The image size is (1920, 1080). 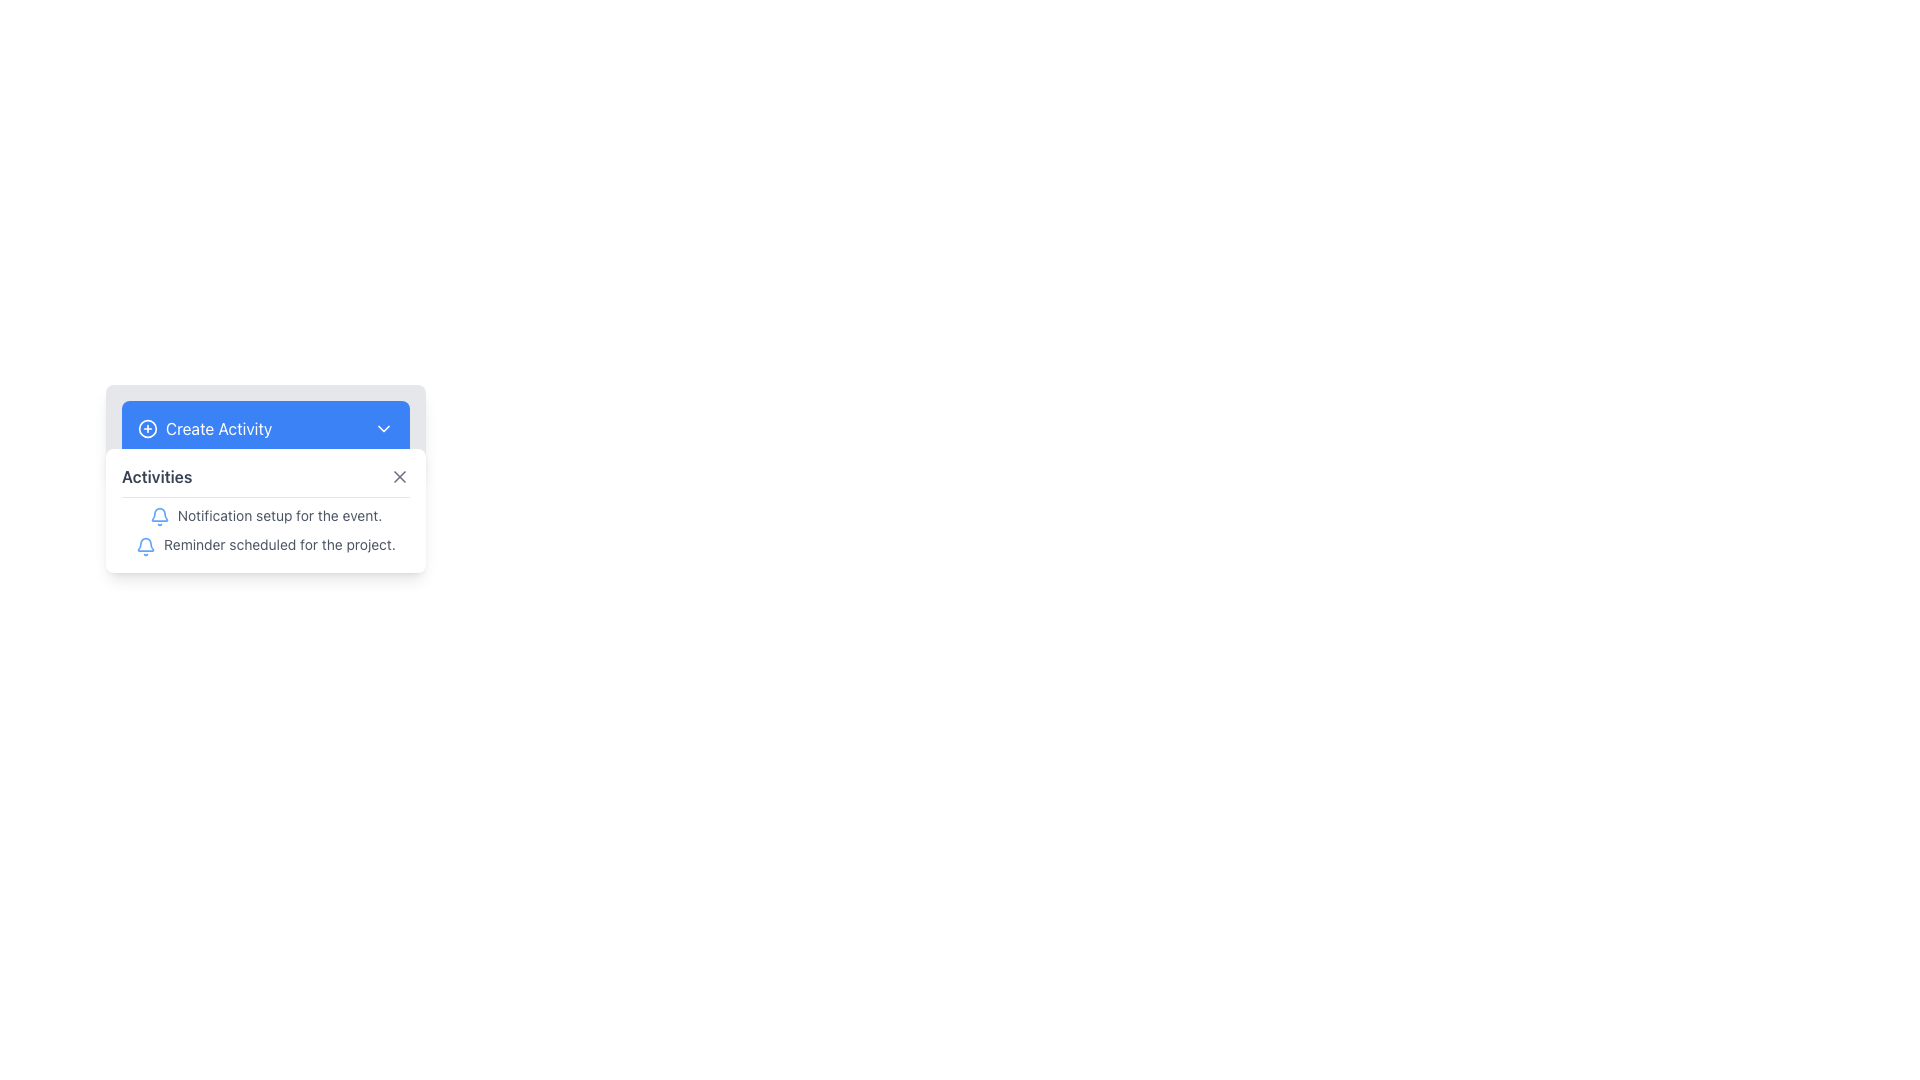 What do you see at coordinates (205, 427) in the screenshot?
I see `the blue button labeled 'Create Activity' with a plus icon` at bounding box center [205, 427].